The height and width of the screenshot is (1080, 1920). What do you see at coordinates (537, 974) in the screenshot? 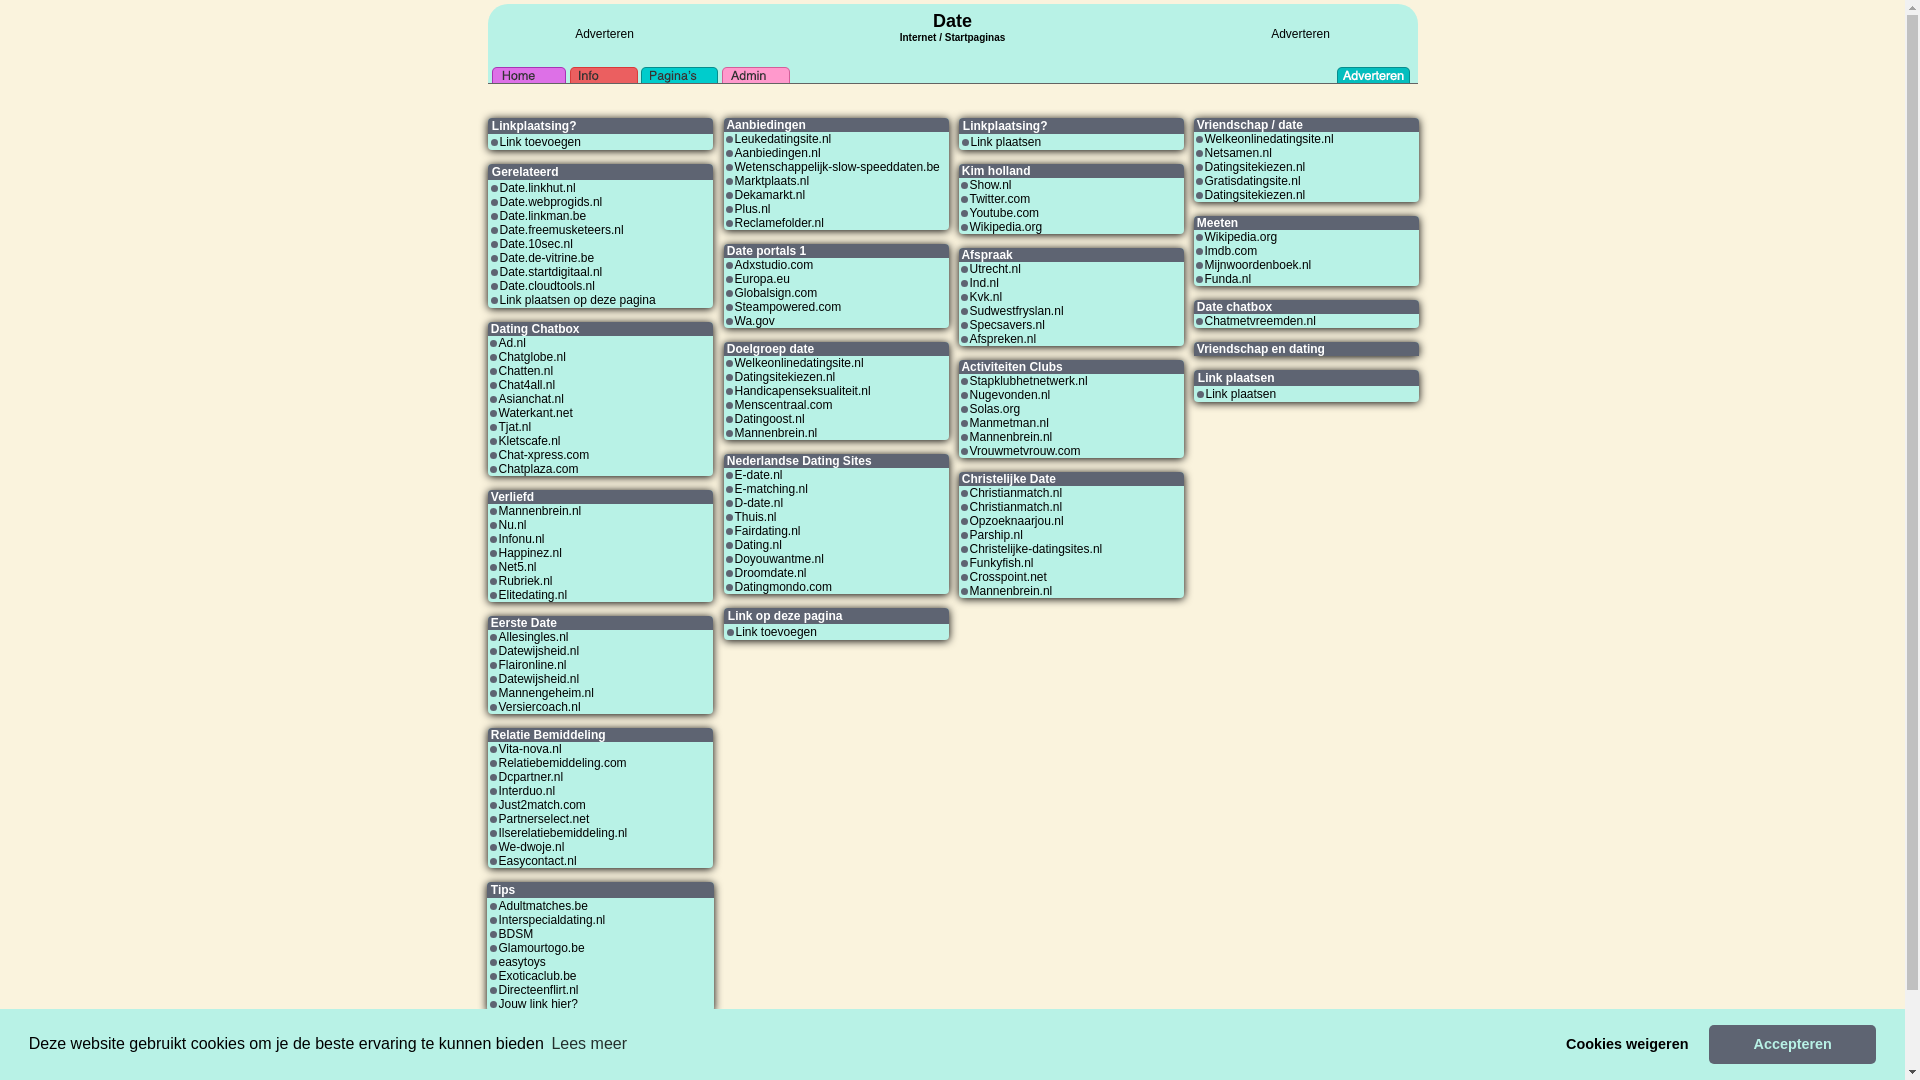
I see `'Exoticaclub.be'` at bounding box center [537, 974].